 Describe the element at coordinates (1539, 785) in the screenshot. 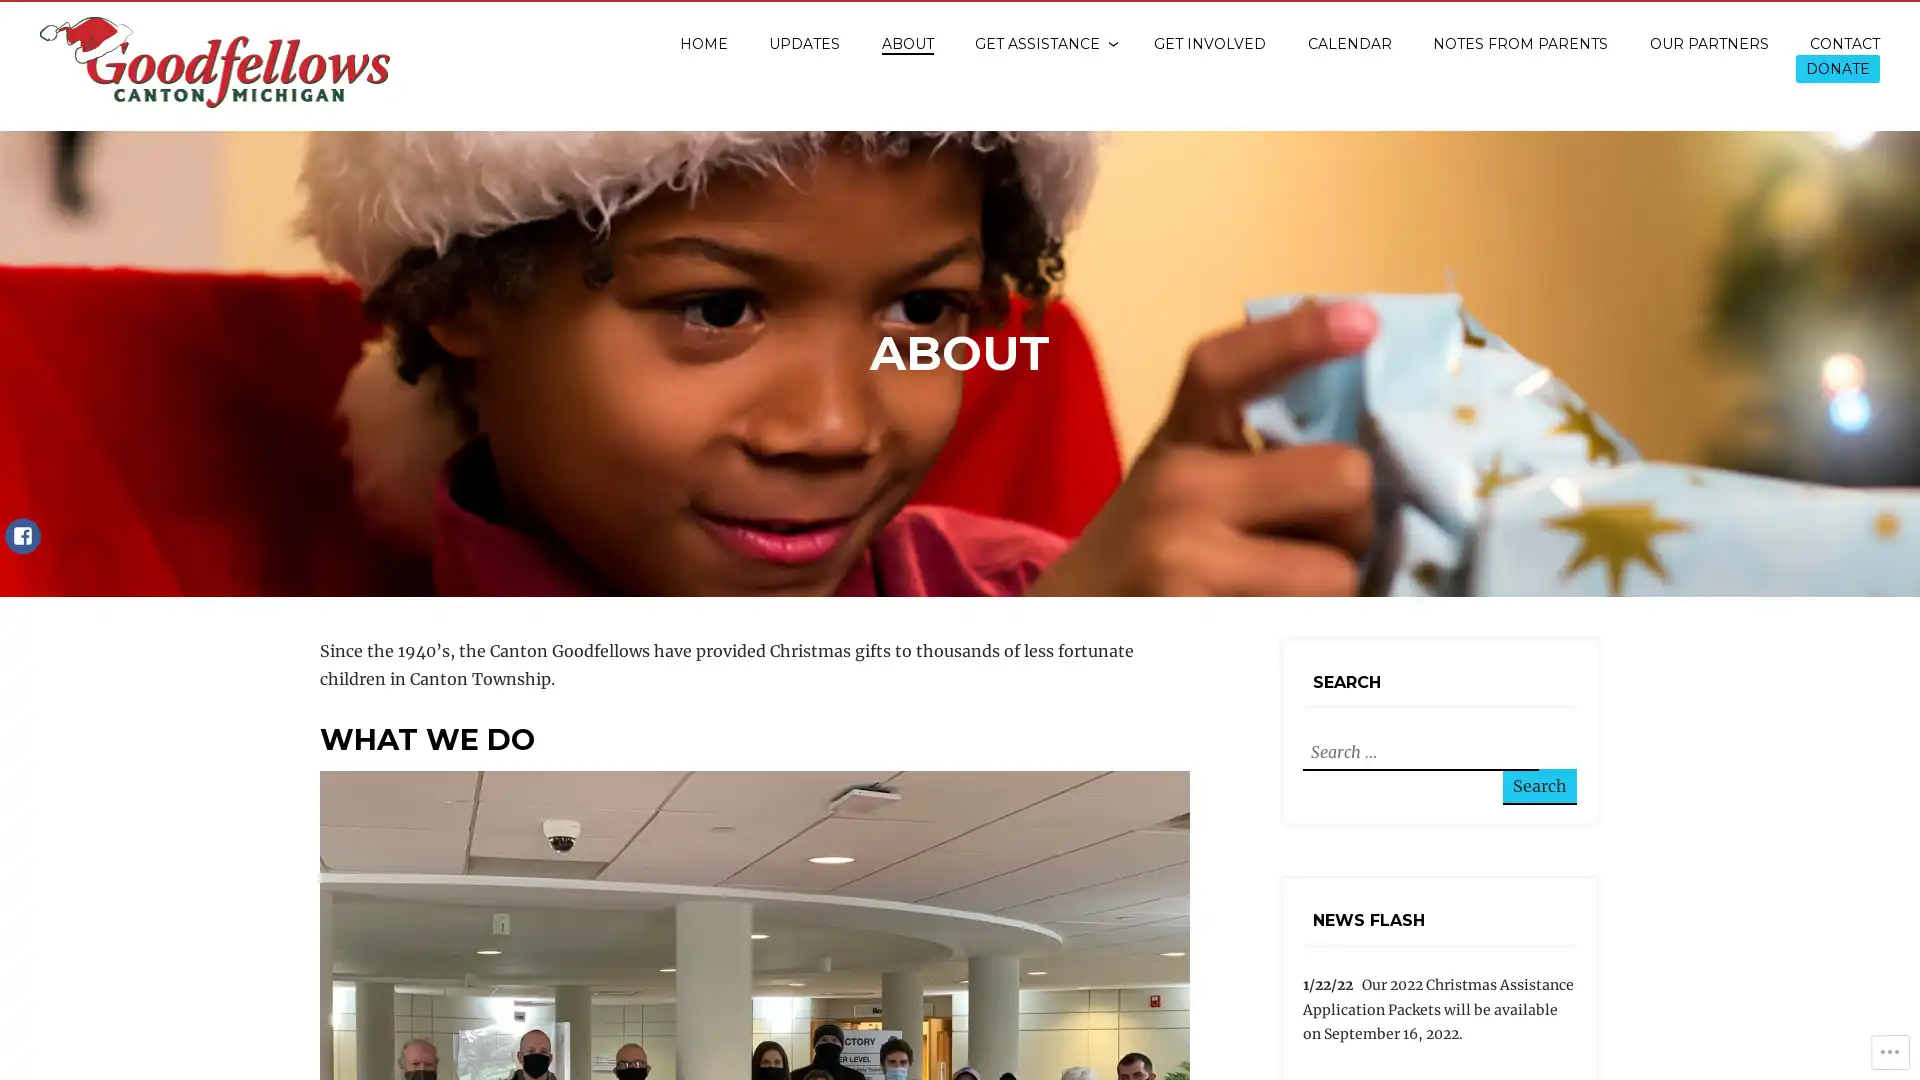

I see `Search` at that location.